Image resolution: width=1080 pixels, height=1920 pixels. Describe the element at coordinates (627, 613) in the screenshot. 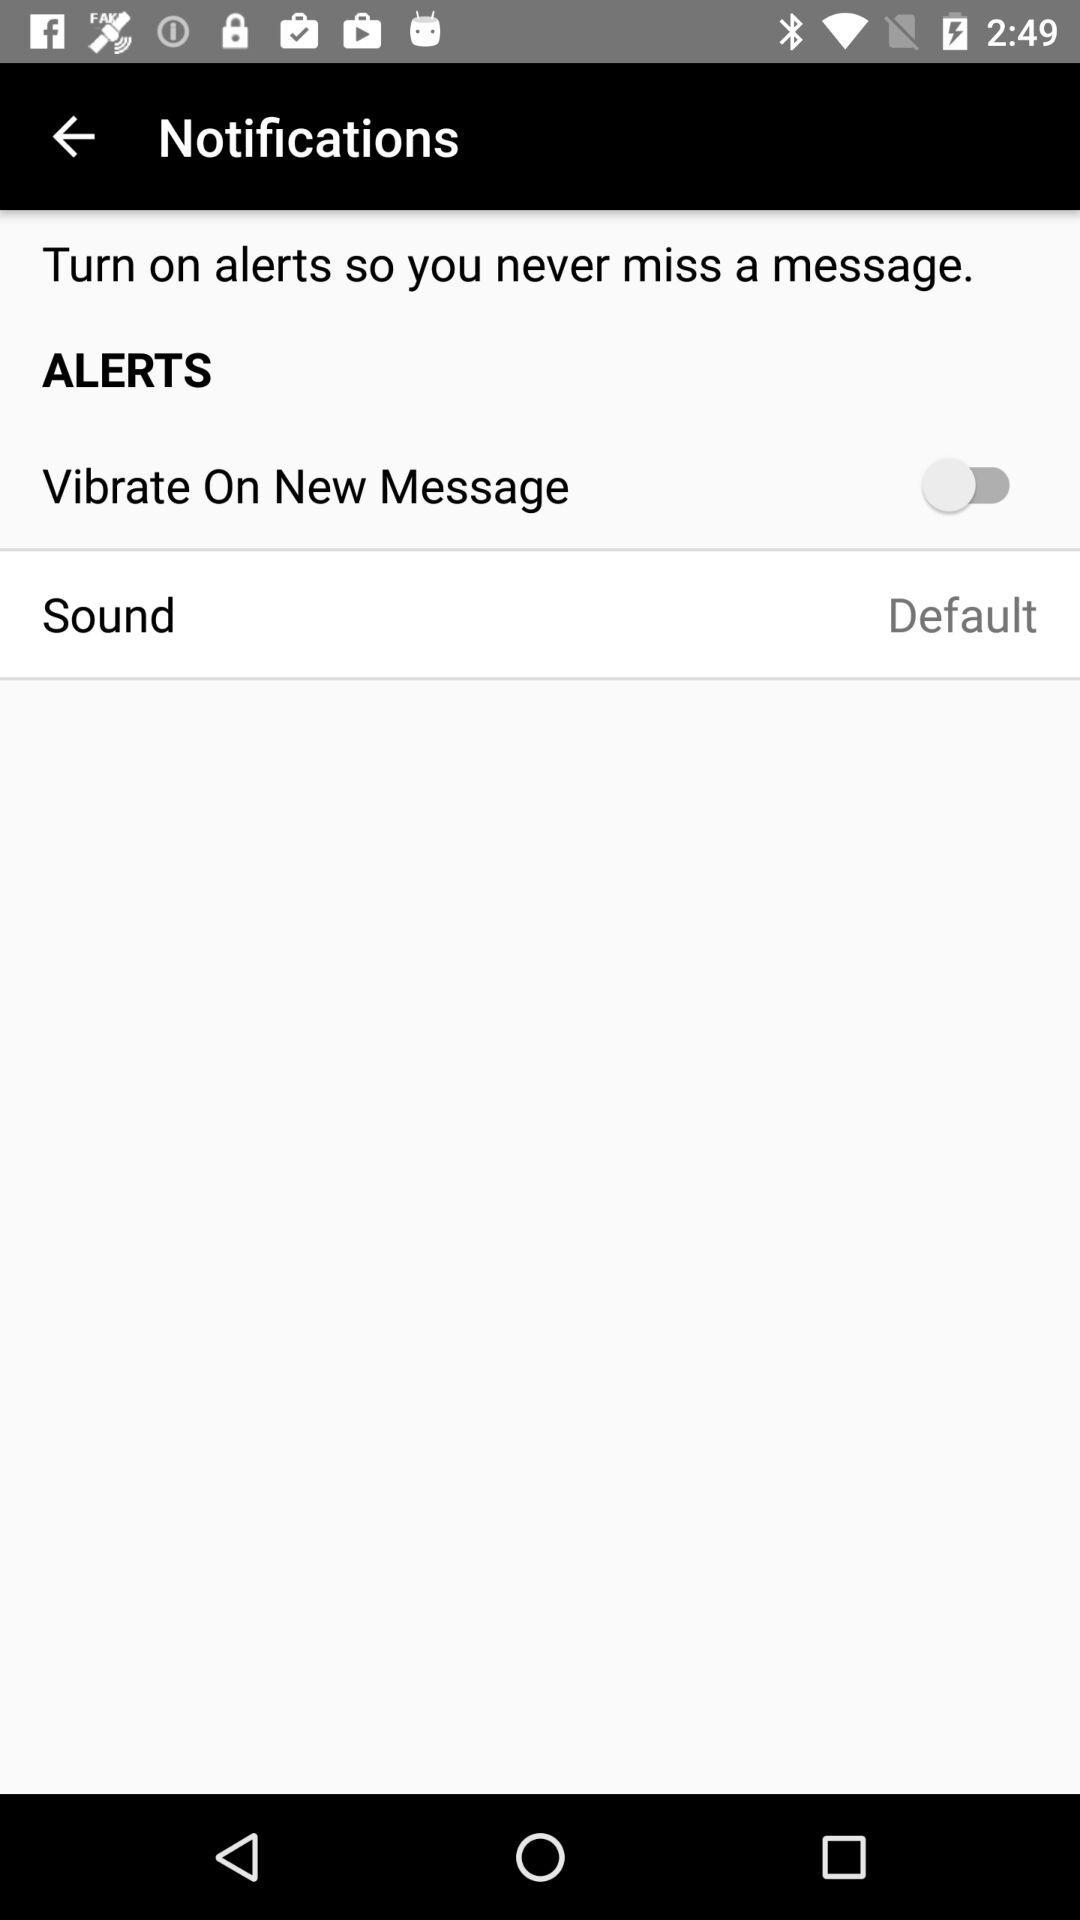

I see `icon to the right of the sound` at that location.